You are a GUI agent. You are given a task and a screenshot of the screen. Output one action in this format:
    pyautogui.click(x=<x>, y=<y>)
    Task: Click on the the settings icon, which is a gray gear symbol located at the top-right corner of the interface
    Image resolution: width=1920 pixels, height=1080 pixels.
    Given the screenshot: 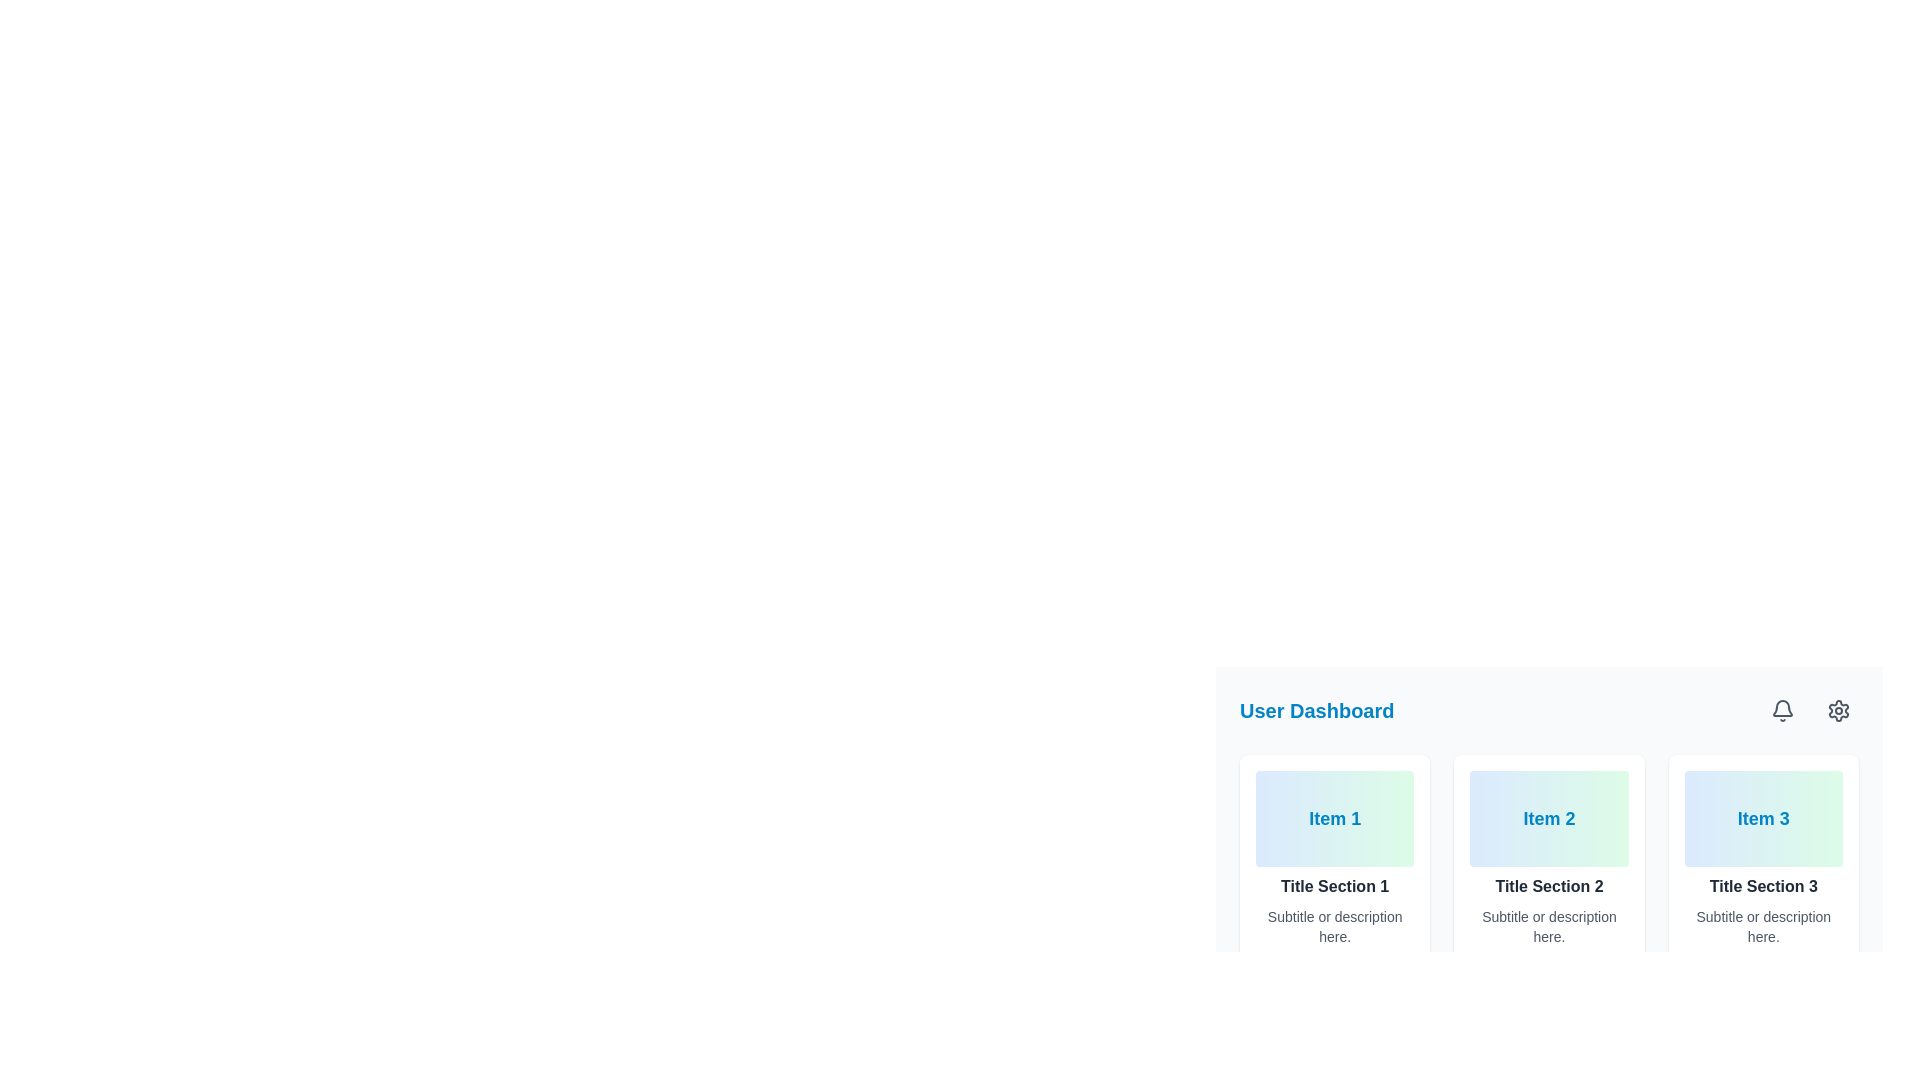 What is the action you would take?
    pyautogui.click(x=1838, y=709)
    